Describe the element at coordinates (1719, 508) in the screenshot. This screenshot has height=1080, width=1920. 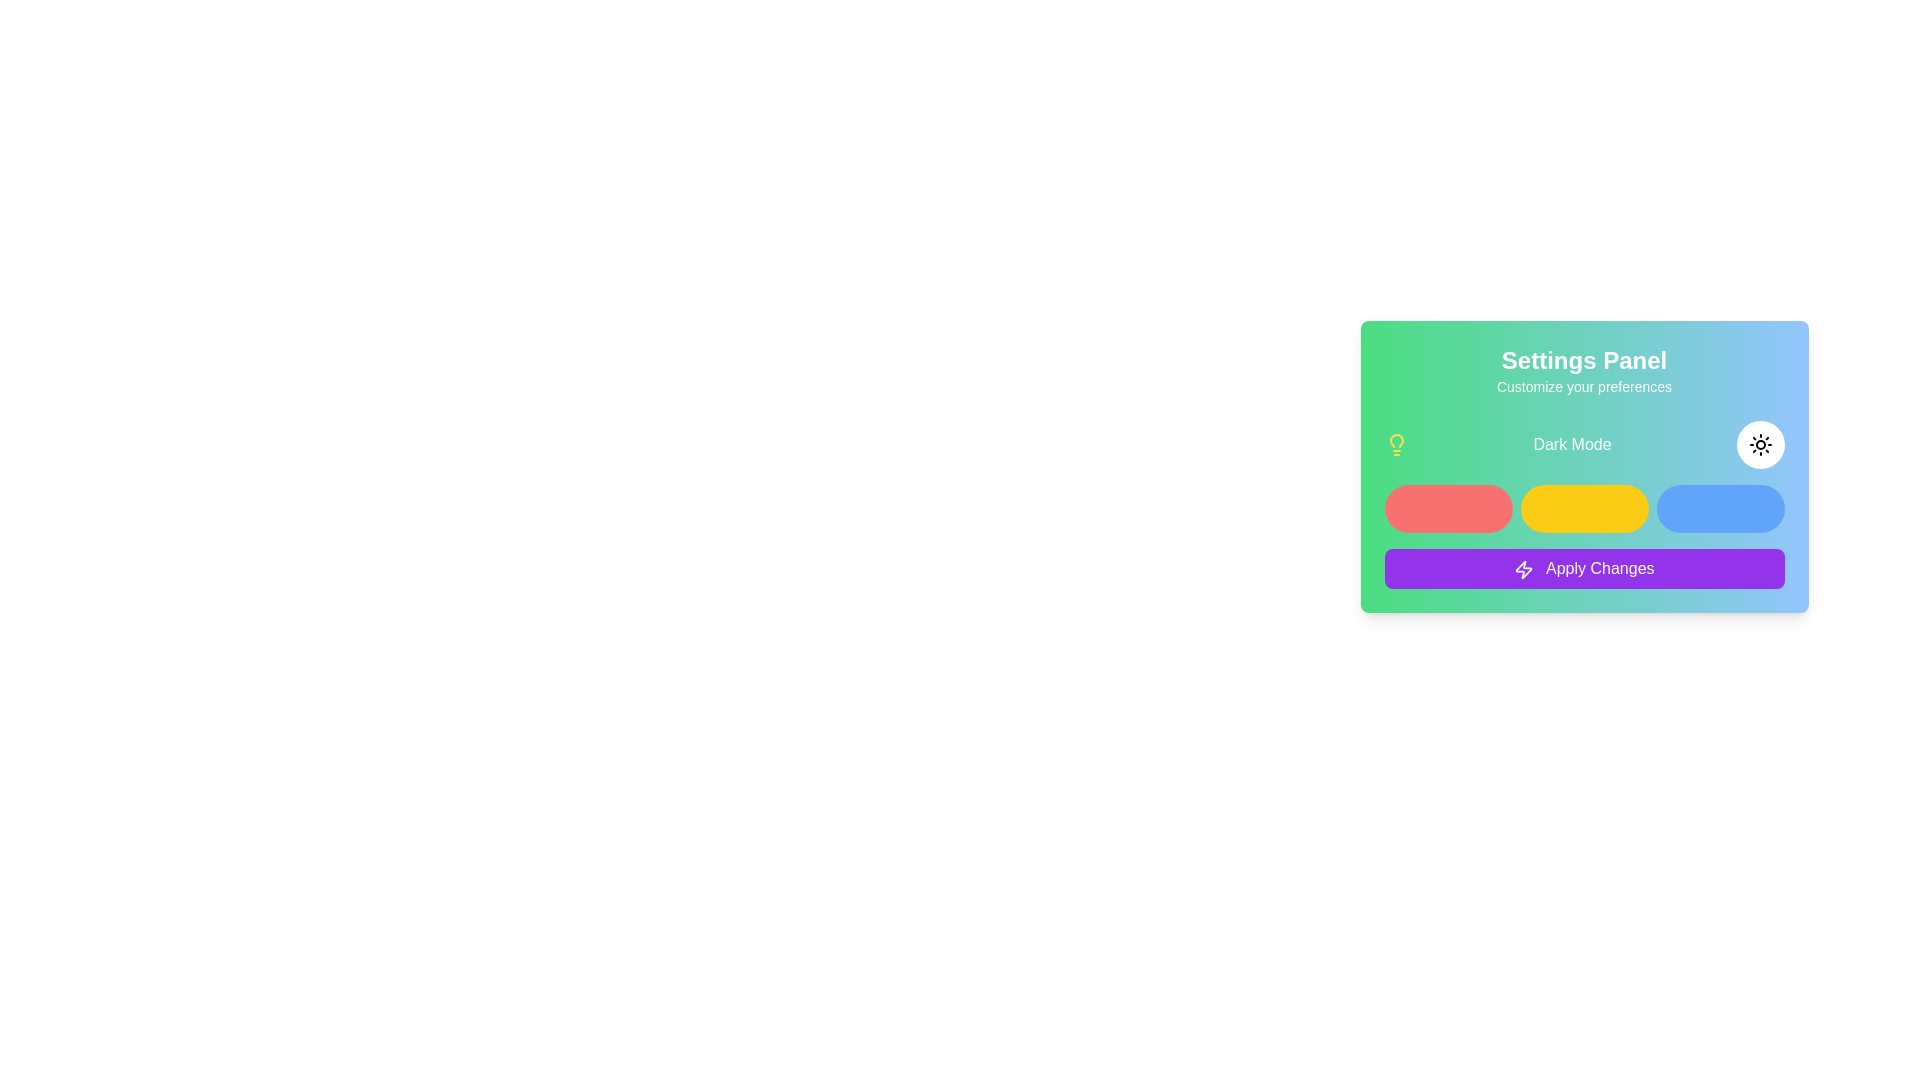
I see `the third button in the row of three pill-shaped buttons located in the top-right corner of the grid to change its color` at that location.